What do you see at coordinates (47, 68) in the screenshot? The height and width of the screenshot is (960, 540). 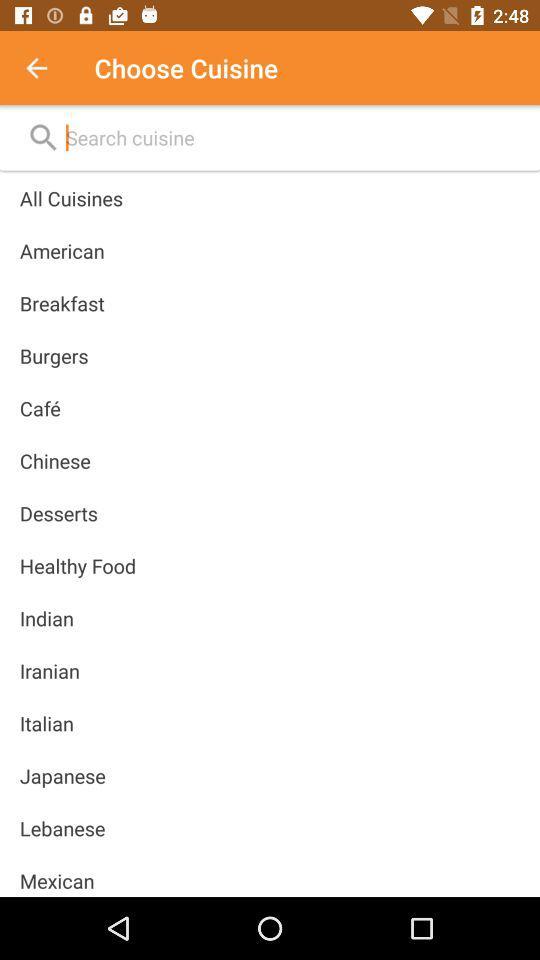 I see `type cuisine` at bounding box center [47, 68].